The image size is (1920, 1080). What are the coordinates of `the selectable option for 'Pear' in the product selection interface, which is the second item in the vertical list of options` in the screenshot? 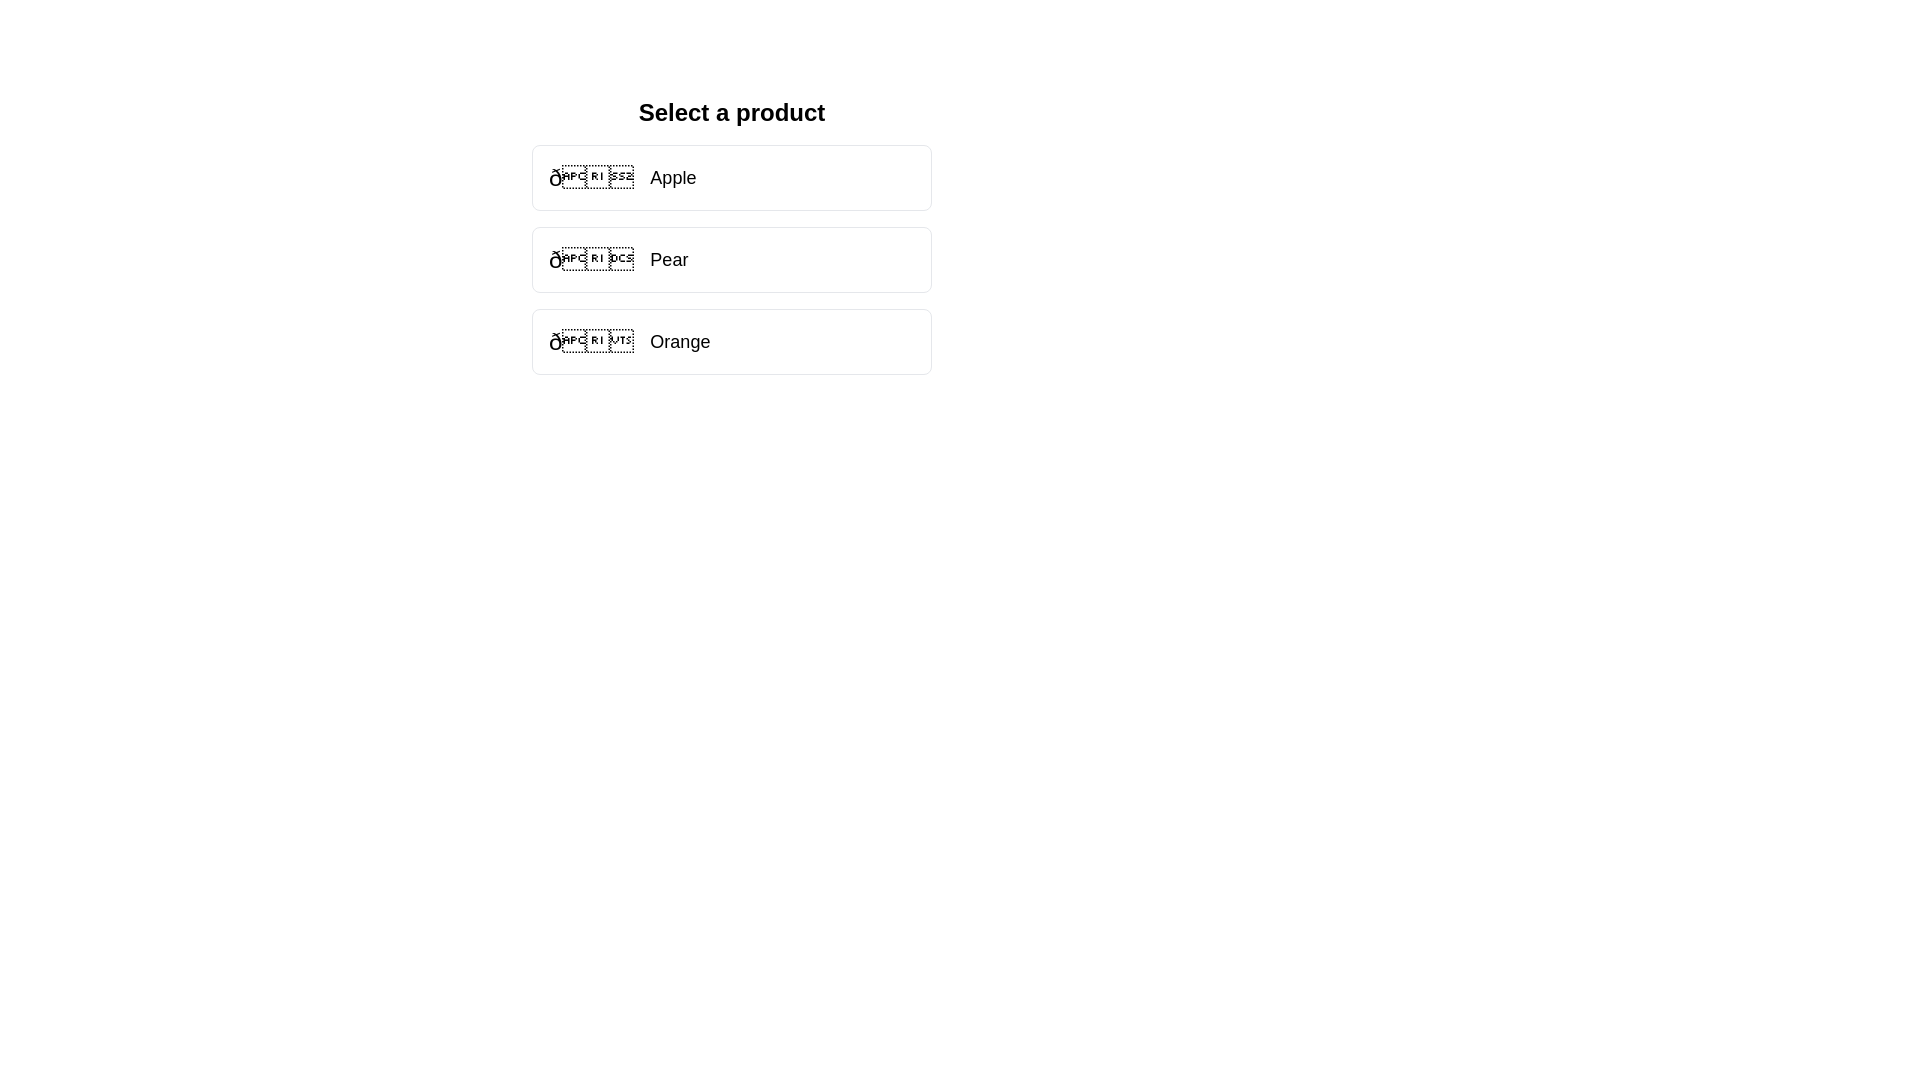 It's located at (730, 234).